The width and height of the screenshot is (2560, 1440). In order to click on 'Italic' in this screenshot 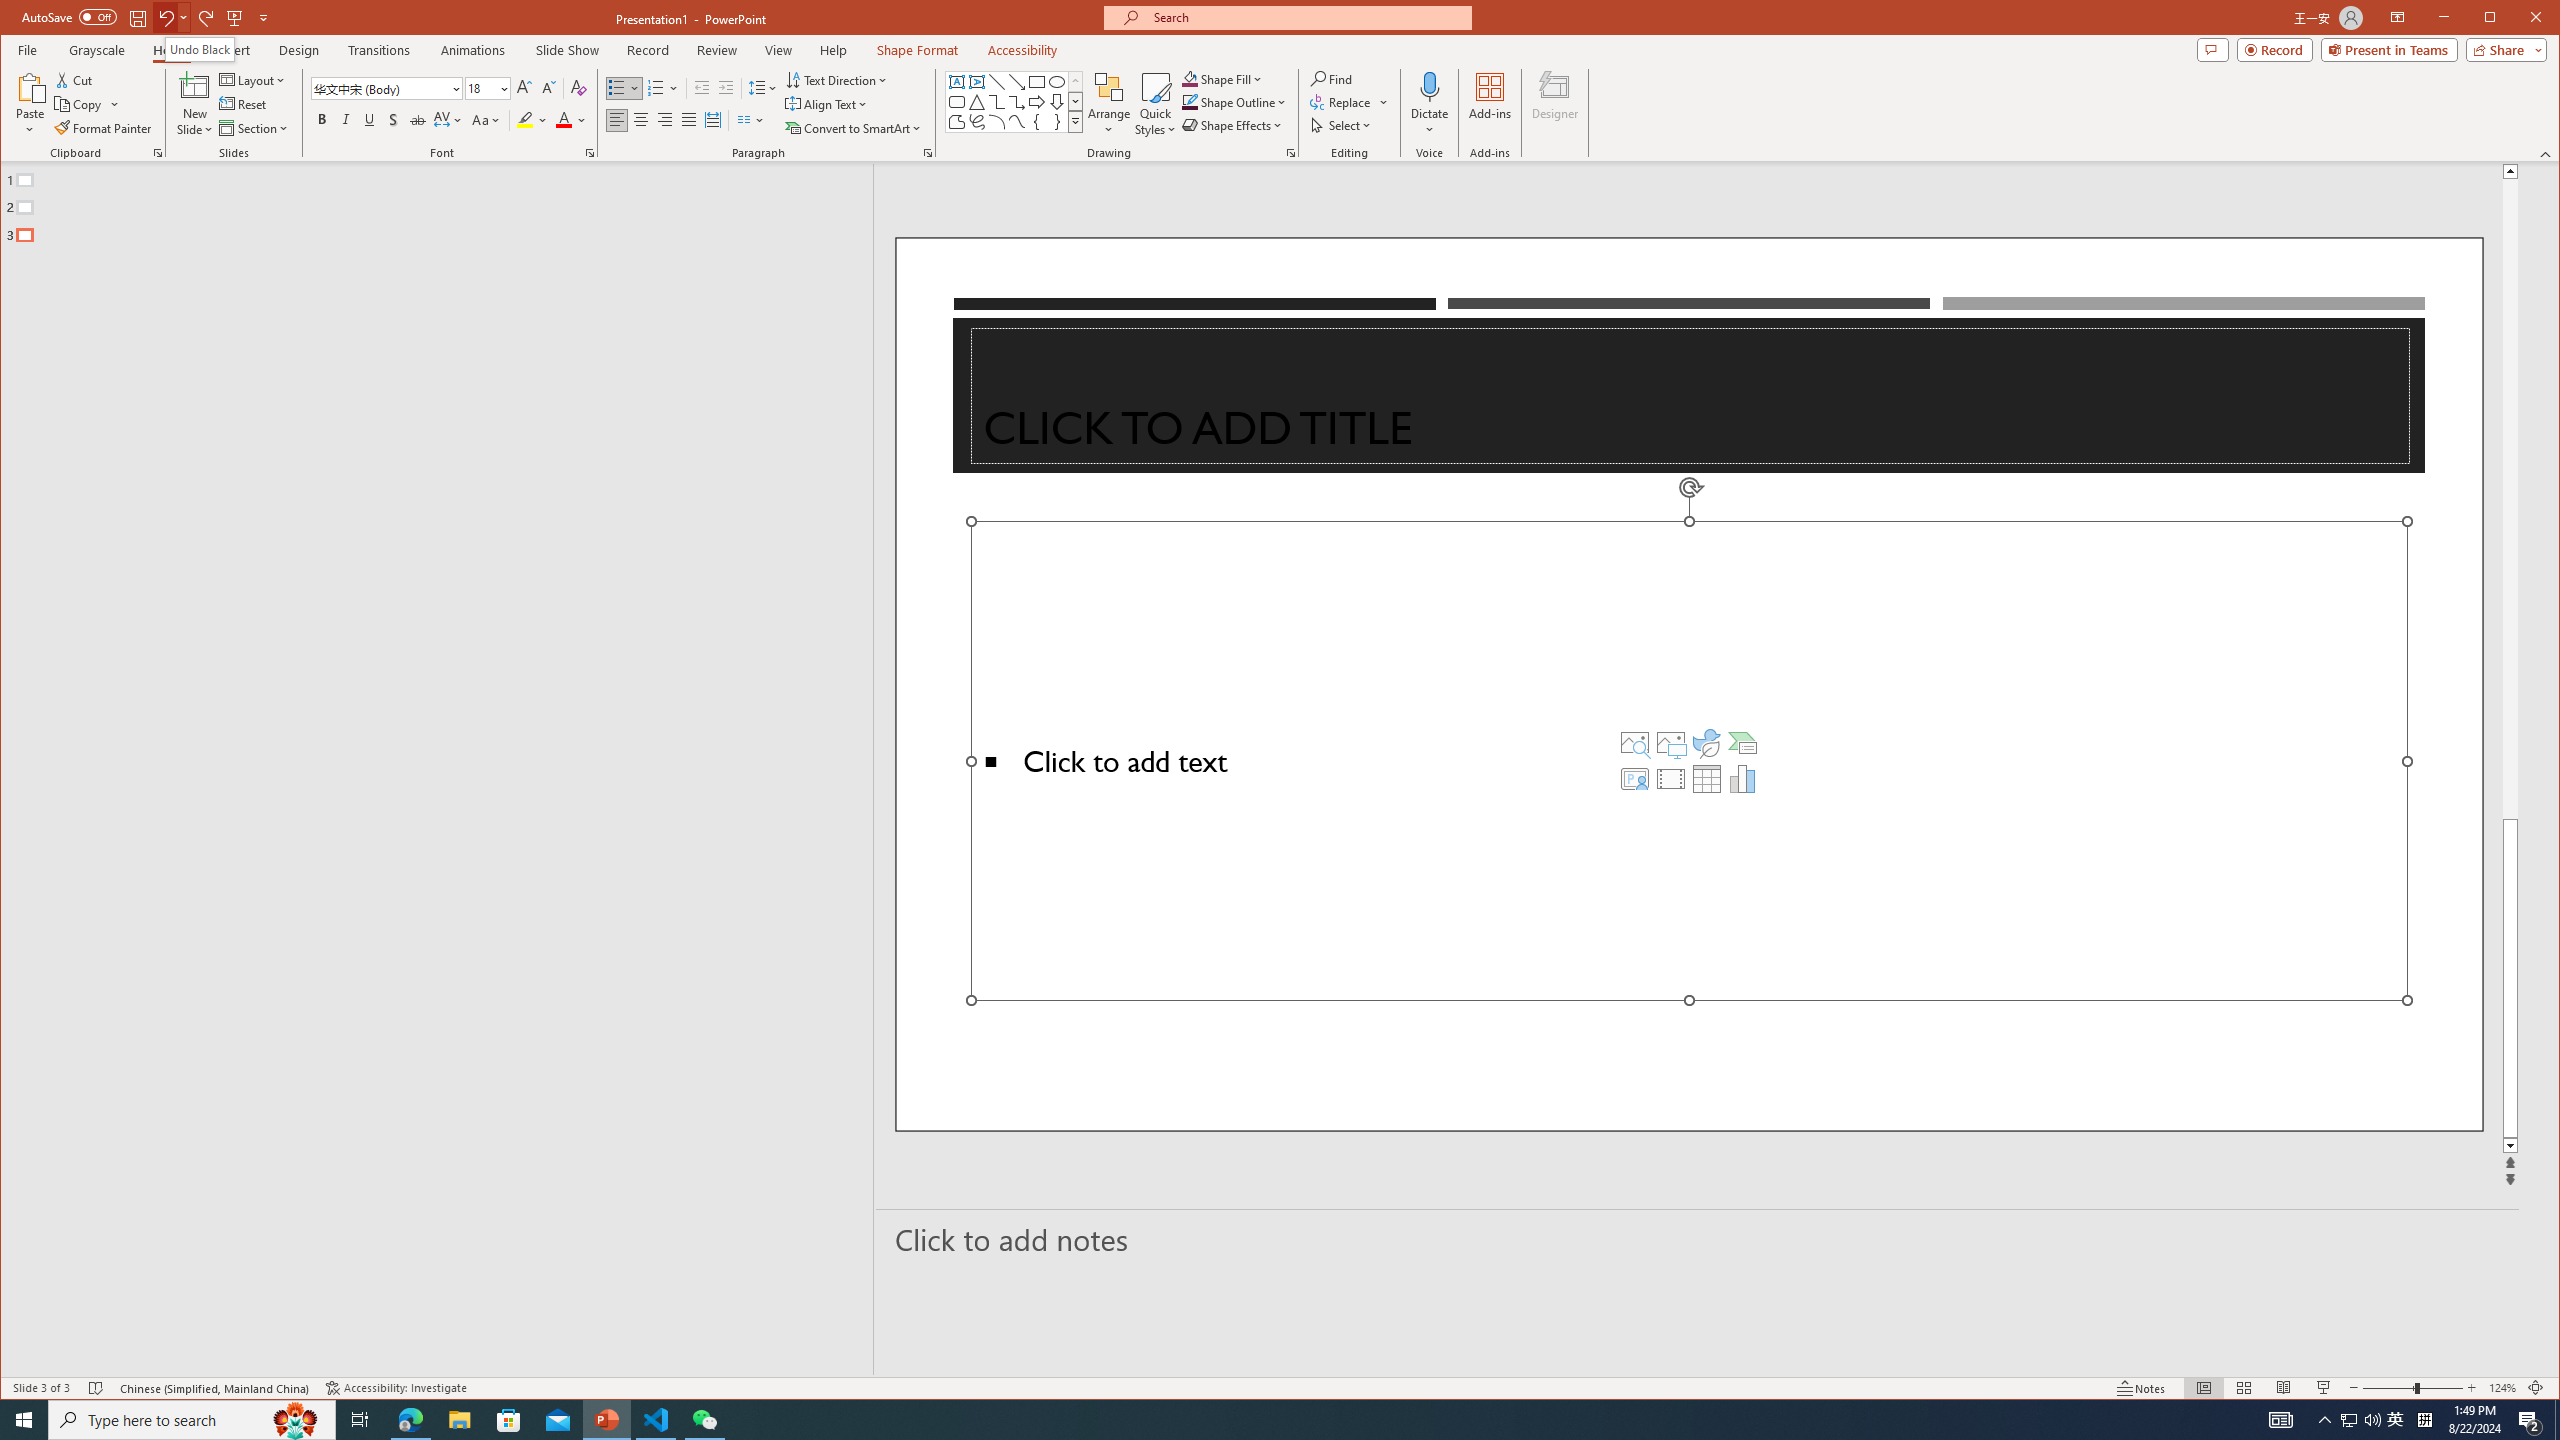, I will do `click(345, 119)`.